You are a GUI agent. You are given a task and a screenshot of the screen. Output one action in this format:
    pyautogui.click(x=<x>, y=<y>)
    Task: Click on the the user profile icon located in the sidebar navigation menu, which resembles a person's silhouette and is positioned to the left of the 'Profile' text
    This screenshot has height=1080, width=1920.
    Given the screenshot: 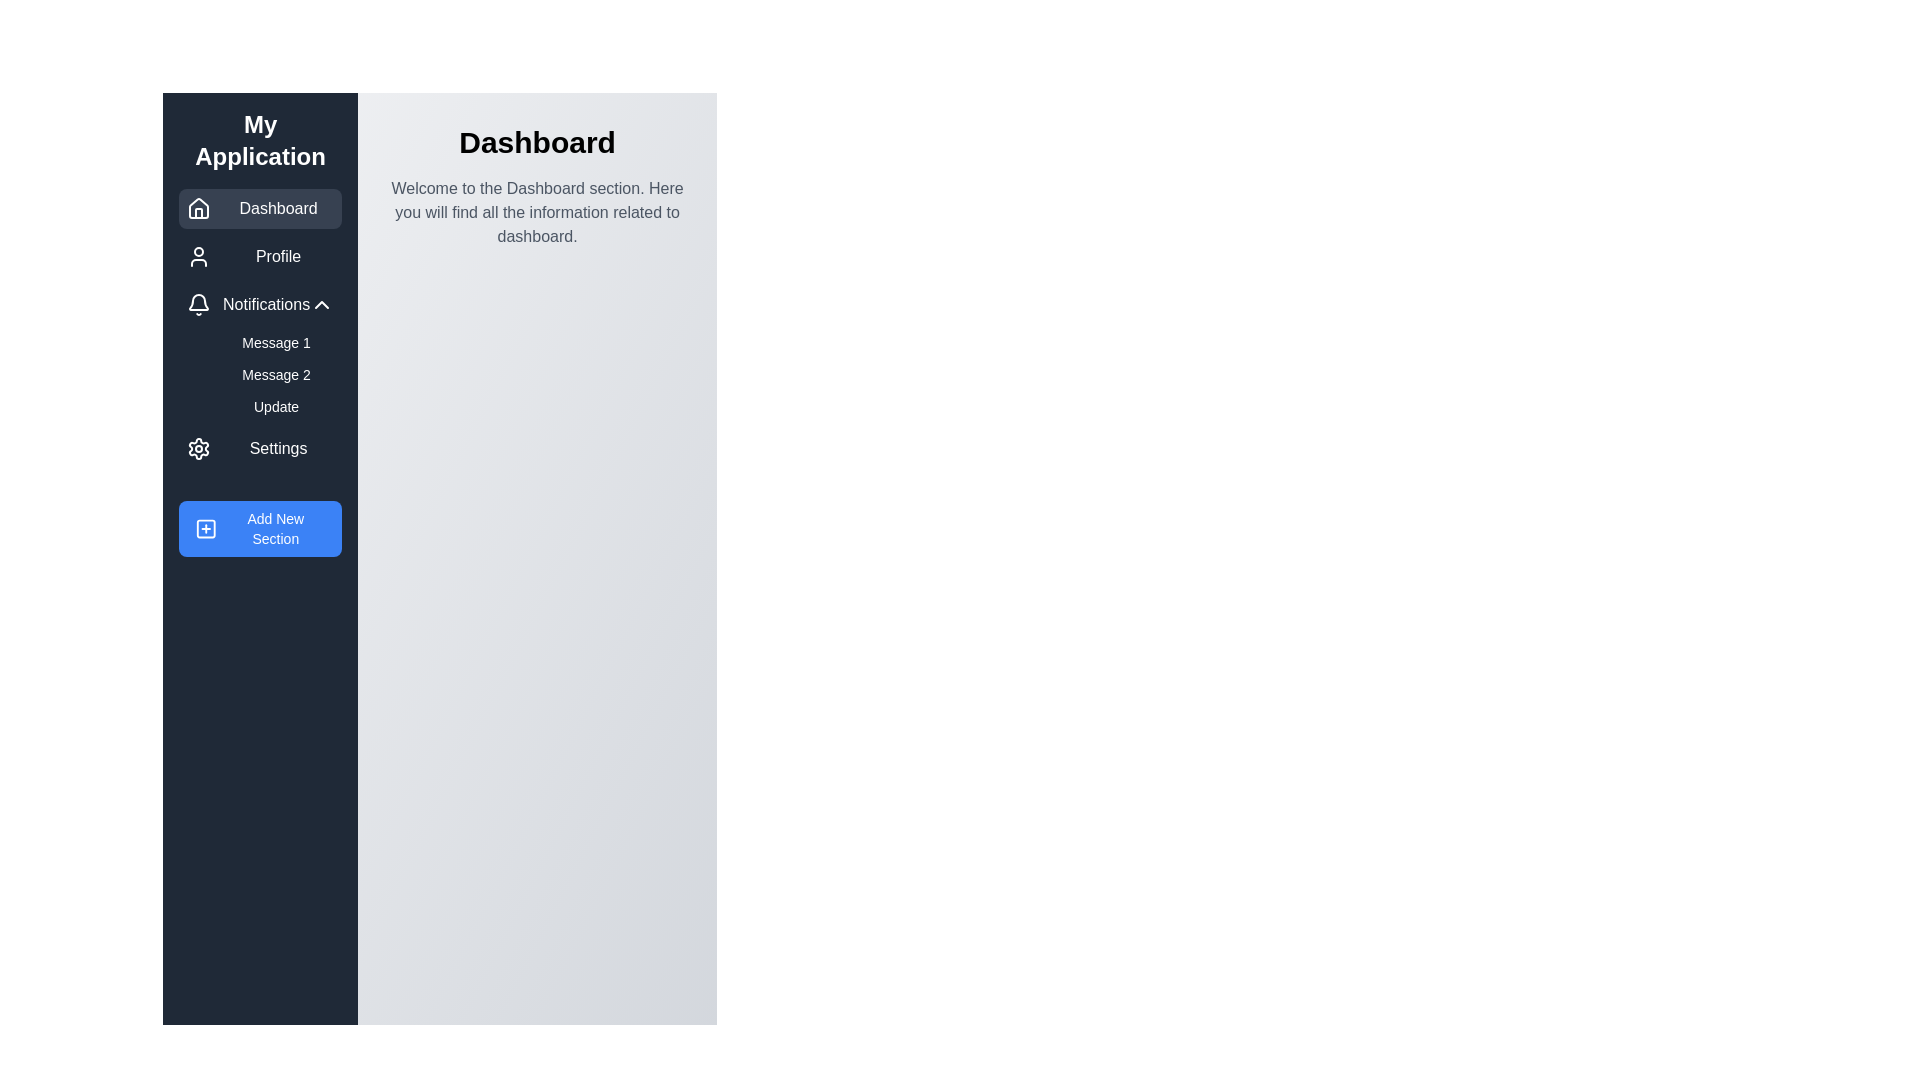 What is the action you would take?
    pyautogui.click(x=198, y=256)
    